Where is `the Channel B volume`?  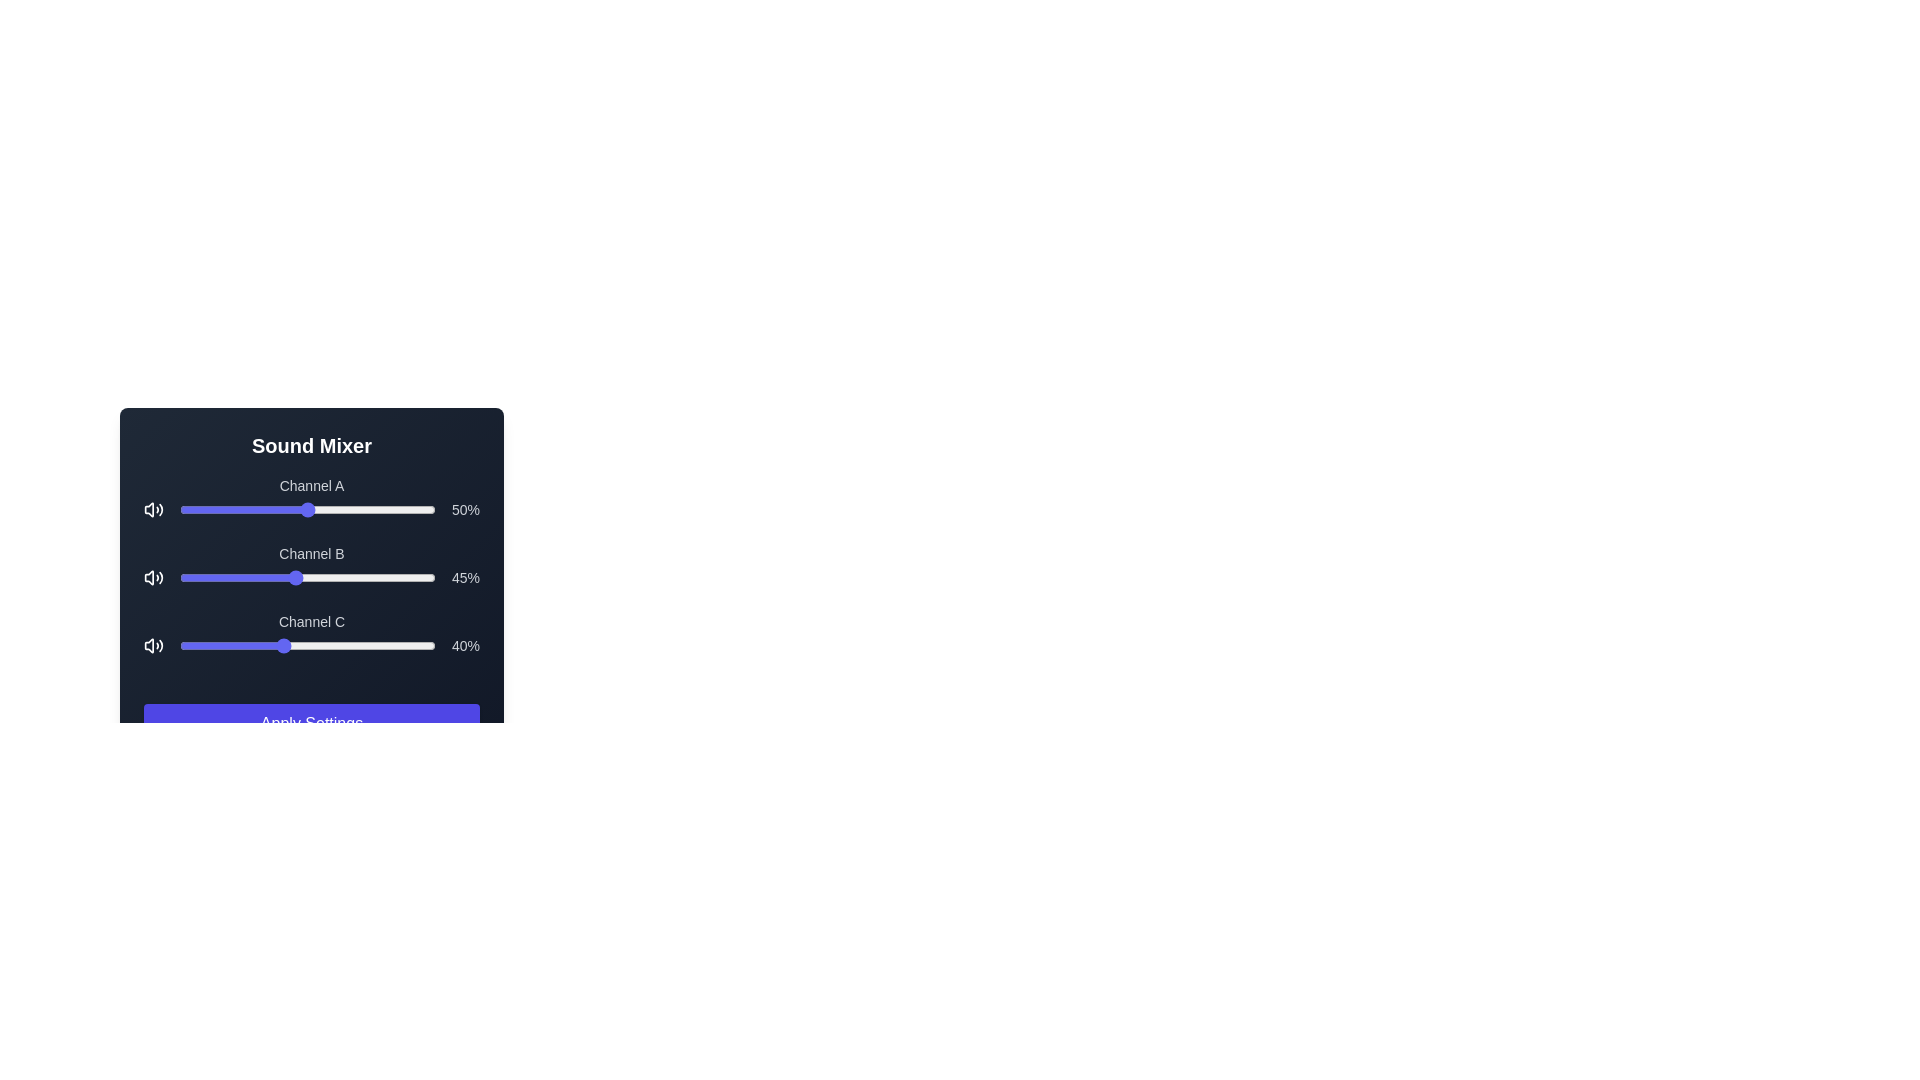
the Channel B volume is located at coordinates (276, 578).